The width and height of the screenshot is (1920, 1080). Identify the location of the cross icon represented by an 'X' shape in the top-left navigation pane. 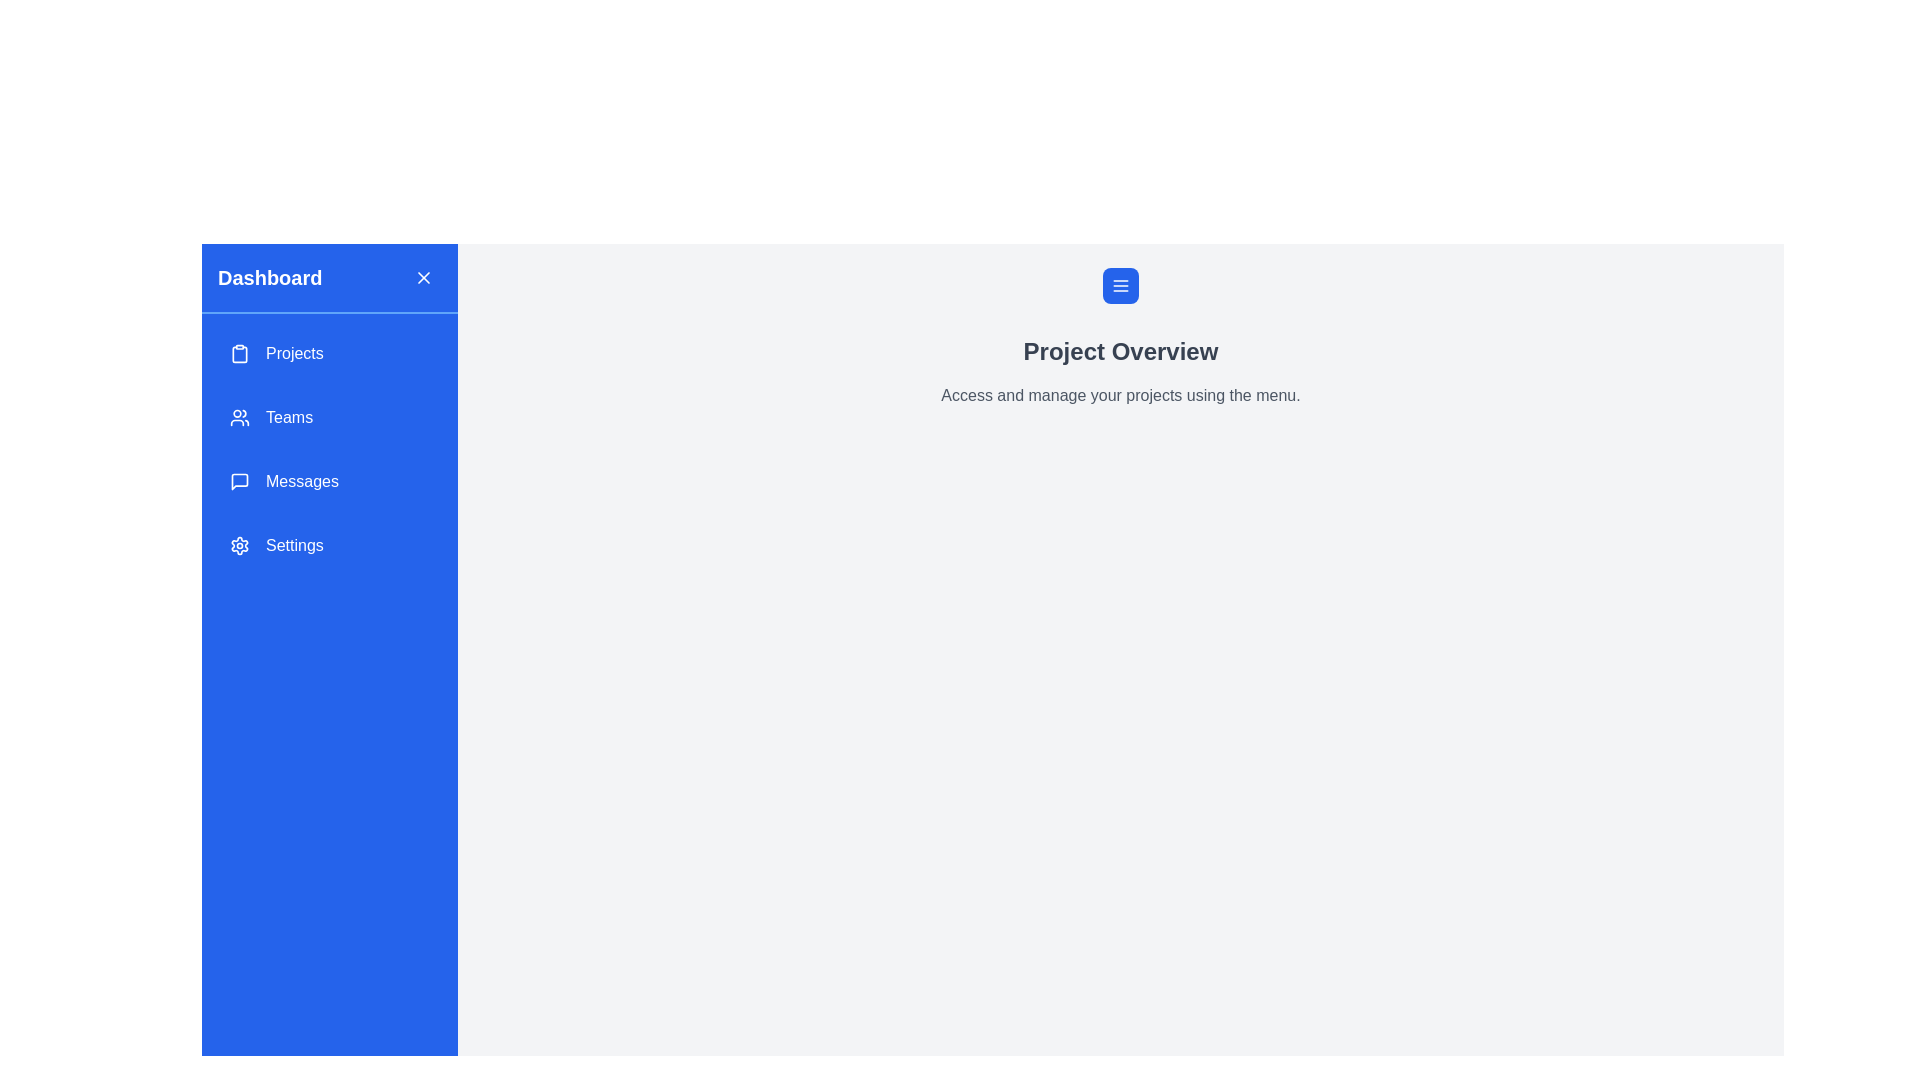
(422, 277).